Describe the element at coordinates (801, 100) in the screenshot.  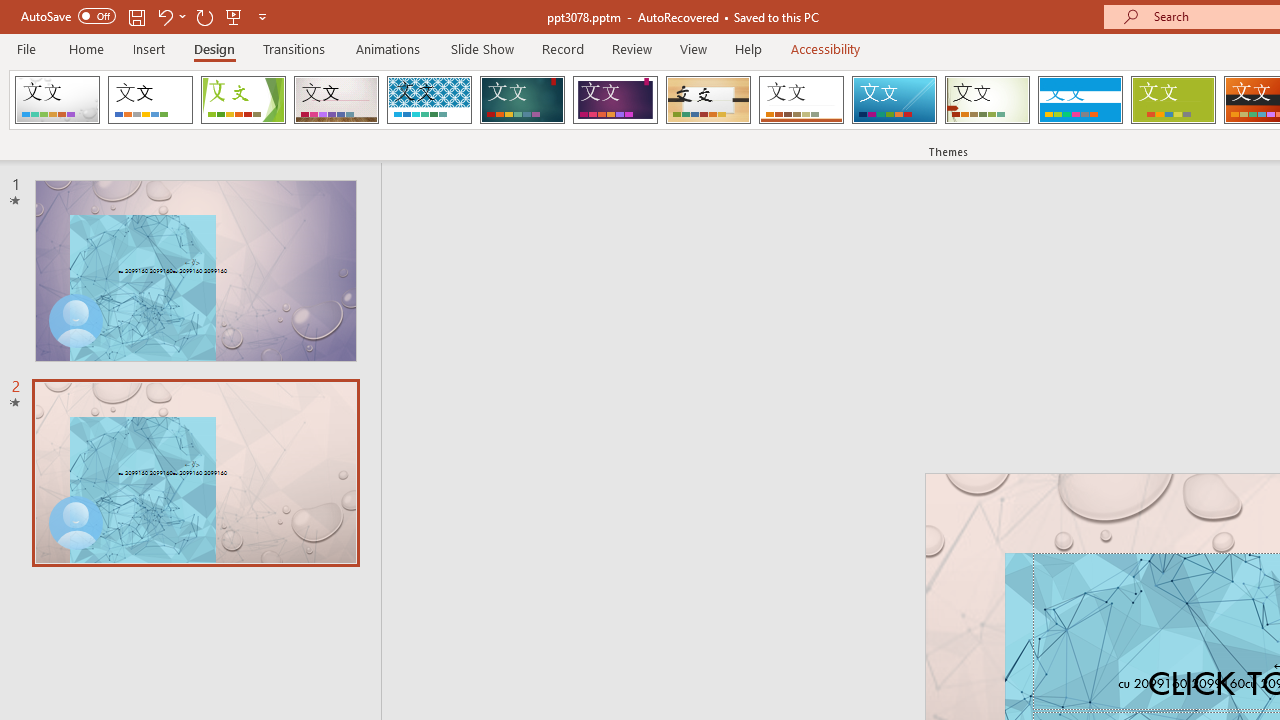
I see `'Retrospect'` at that location.